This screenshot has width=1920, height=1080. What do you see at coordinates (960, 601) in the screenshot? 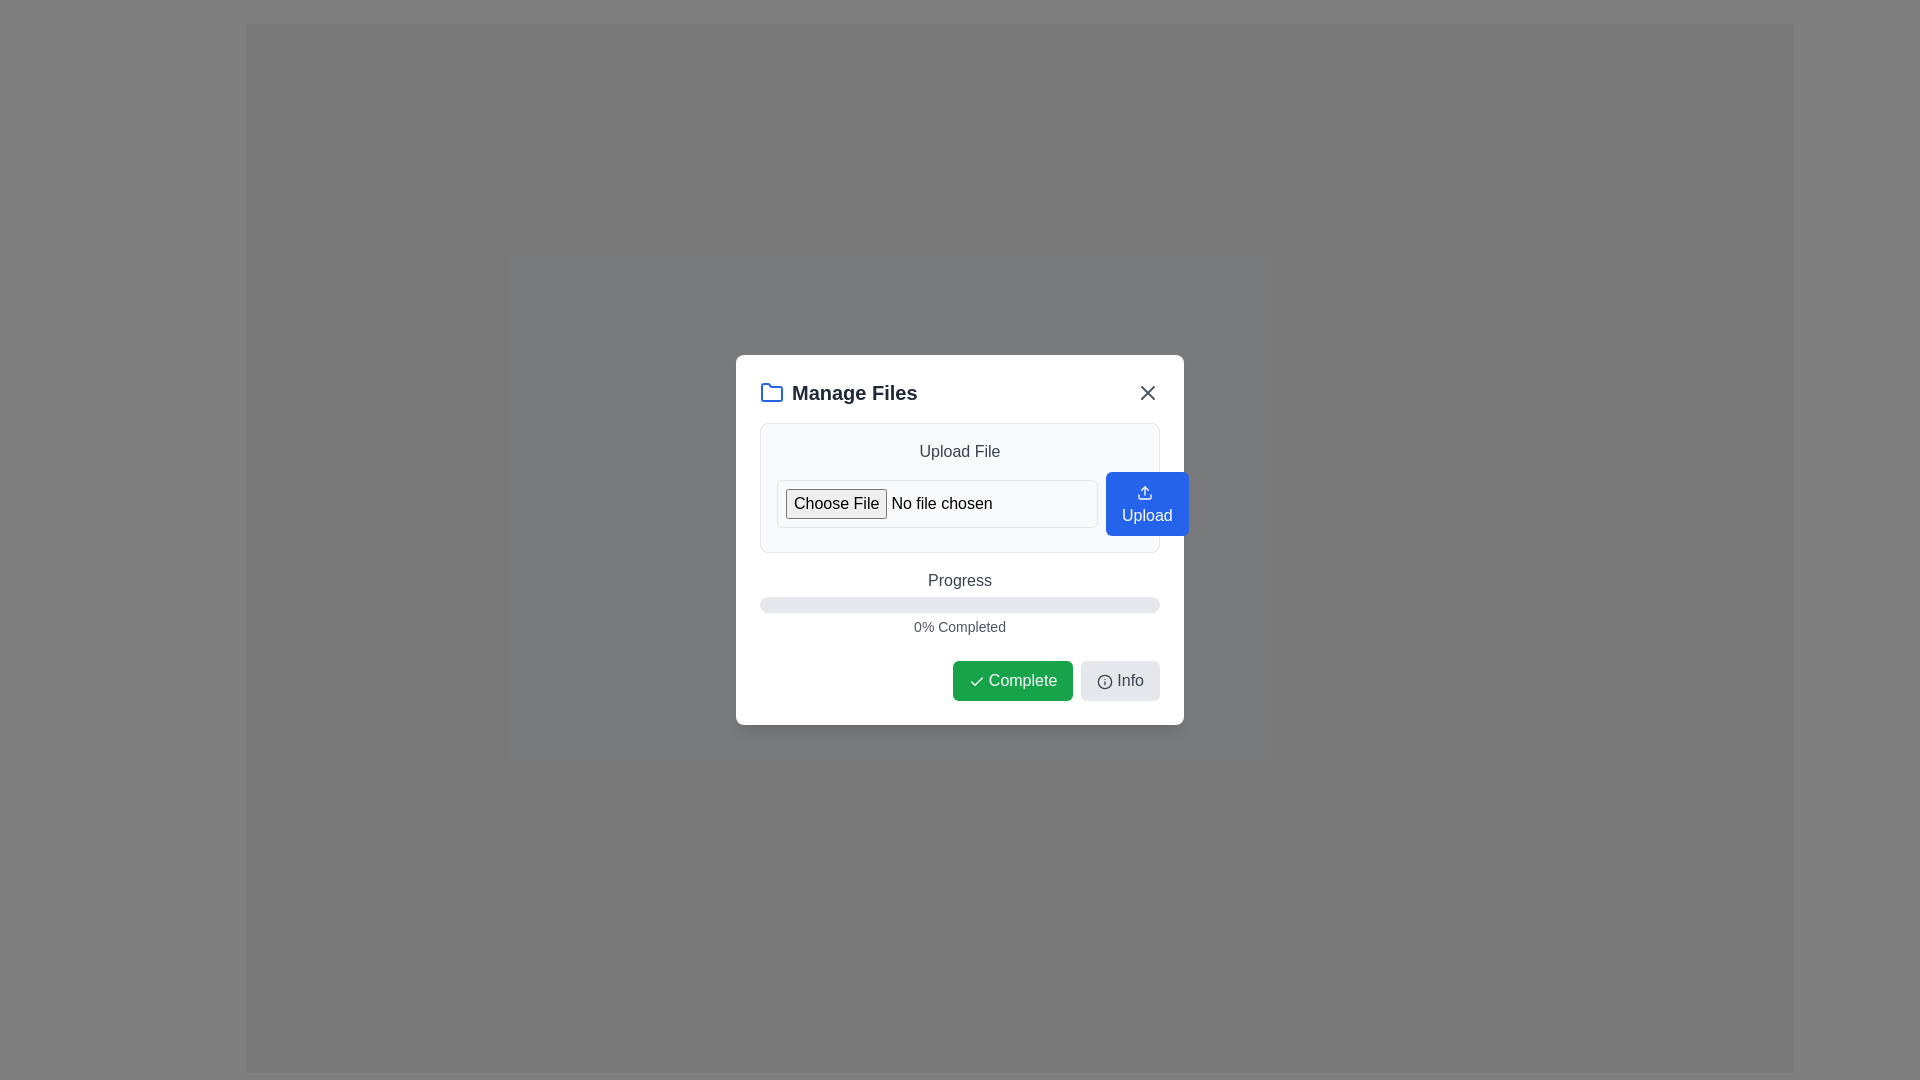
I see `progress percentage displayed on the progress bar titled 'Progress', which shows '0% Completed' below a light gray rounded rectangle progress display` at bounding box center [960, 601].